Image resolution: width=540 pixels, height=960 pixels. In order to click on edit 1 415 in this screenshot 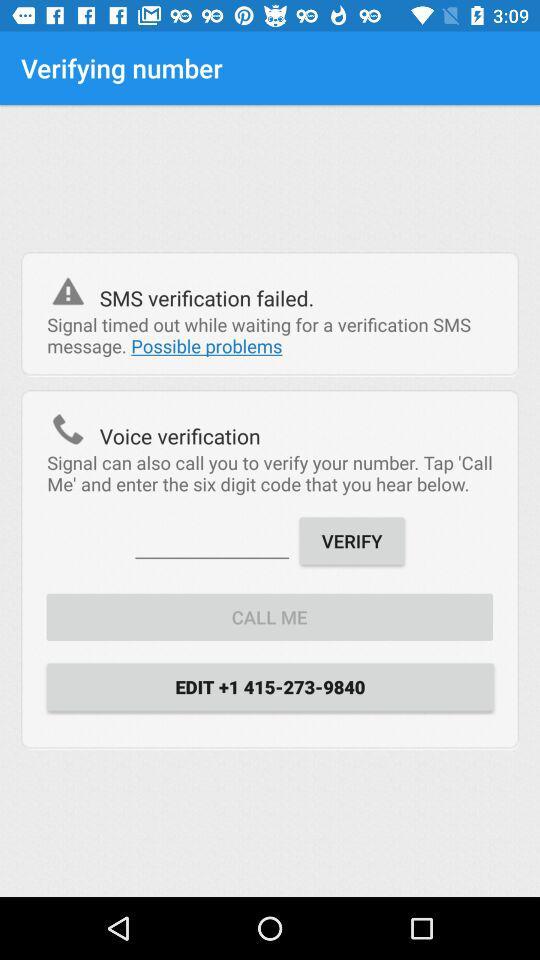, I will do `click(270, 686)`.